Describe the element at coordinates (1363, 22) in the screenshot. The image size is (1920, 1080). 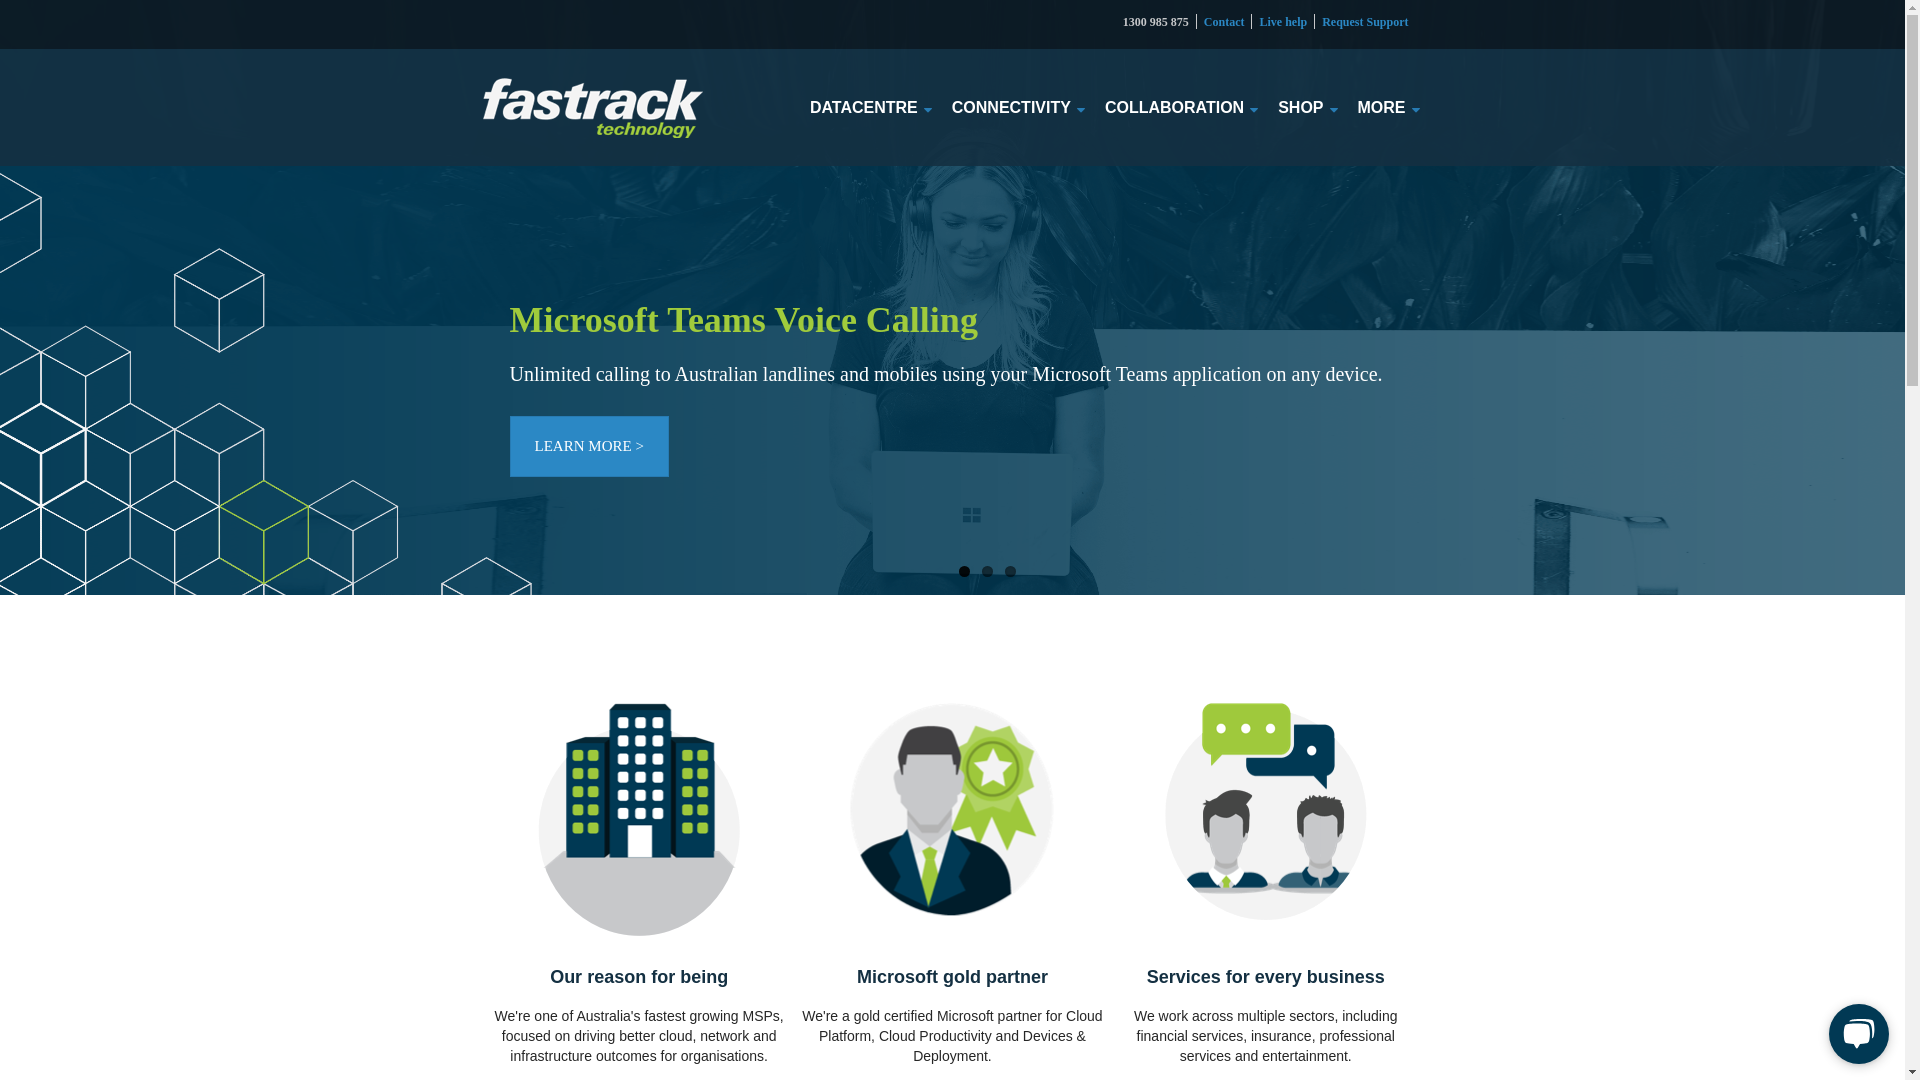
I see `'Request Support'` at that location.